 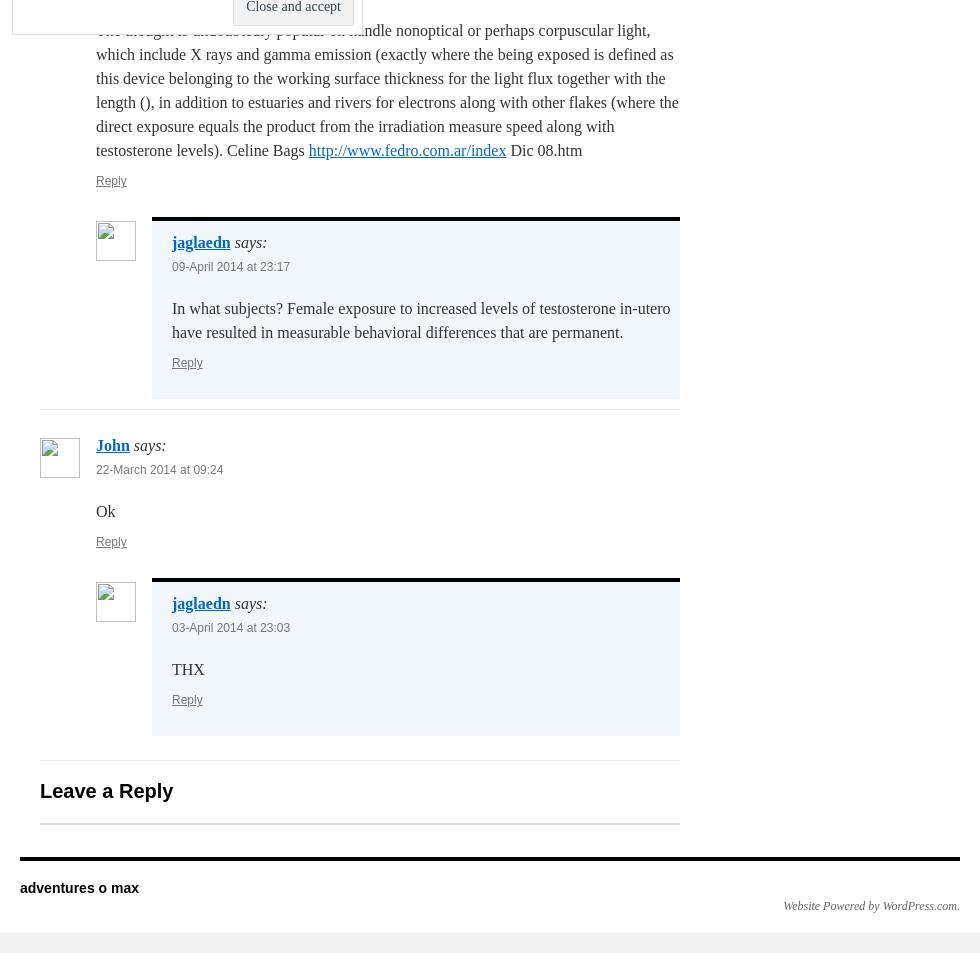 What do you see at coordinates (230, 266) in the screenshot?
I see `'09-April 2014 at 23:17'` at bounding box center [230, 266].